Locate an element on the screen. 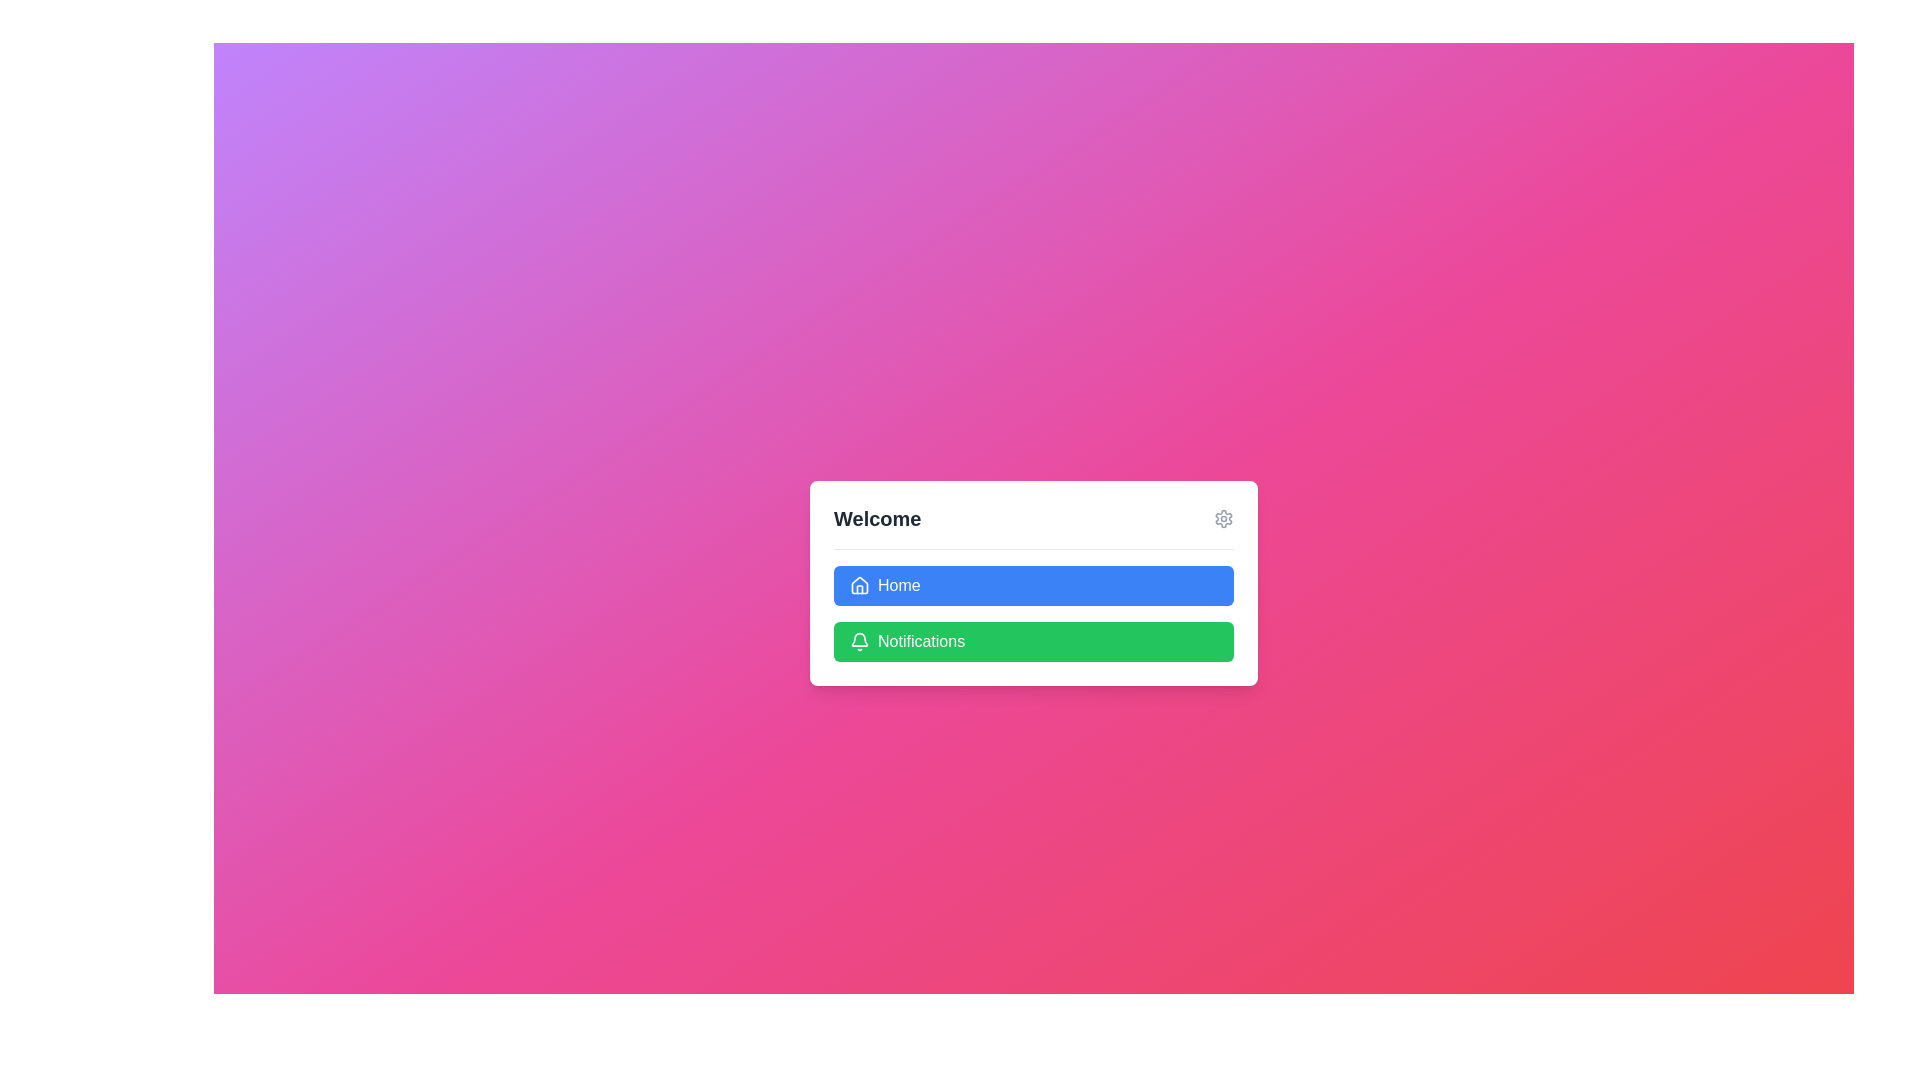  the settings icon button located in the upper right corner of the white rectangular area to change its color is located at coordinates (1223, 517).